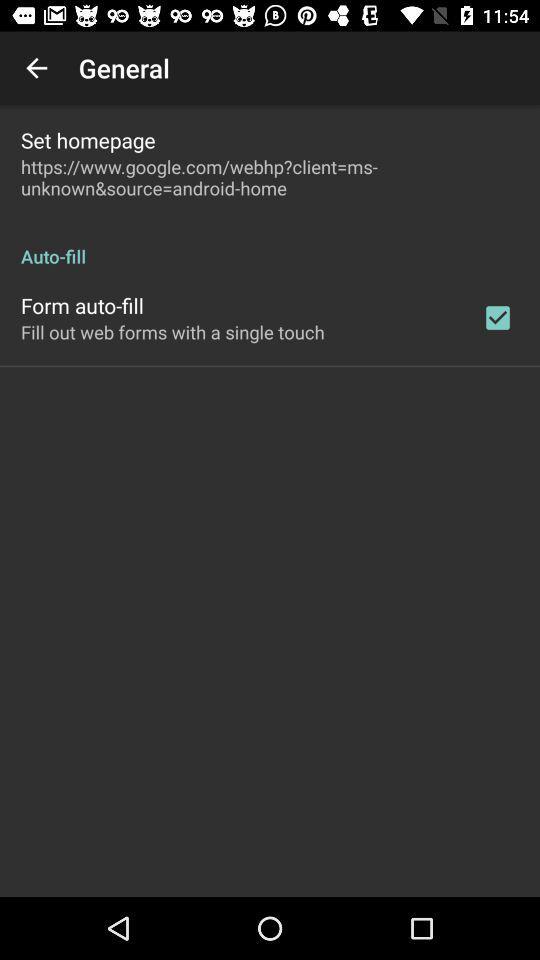 This screenshot has height=960, width=540. What do you see at coordinates (496, 317) in the screenshot?
I see `icon to the right of the fill out web item` at bounding box center [496, 317].